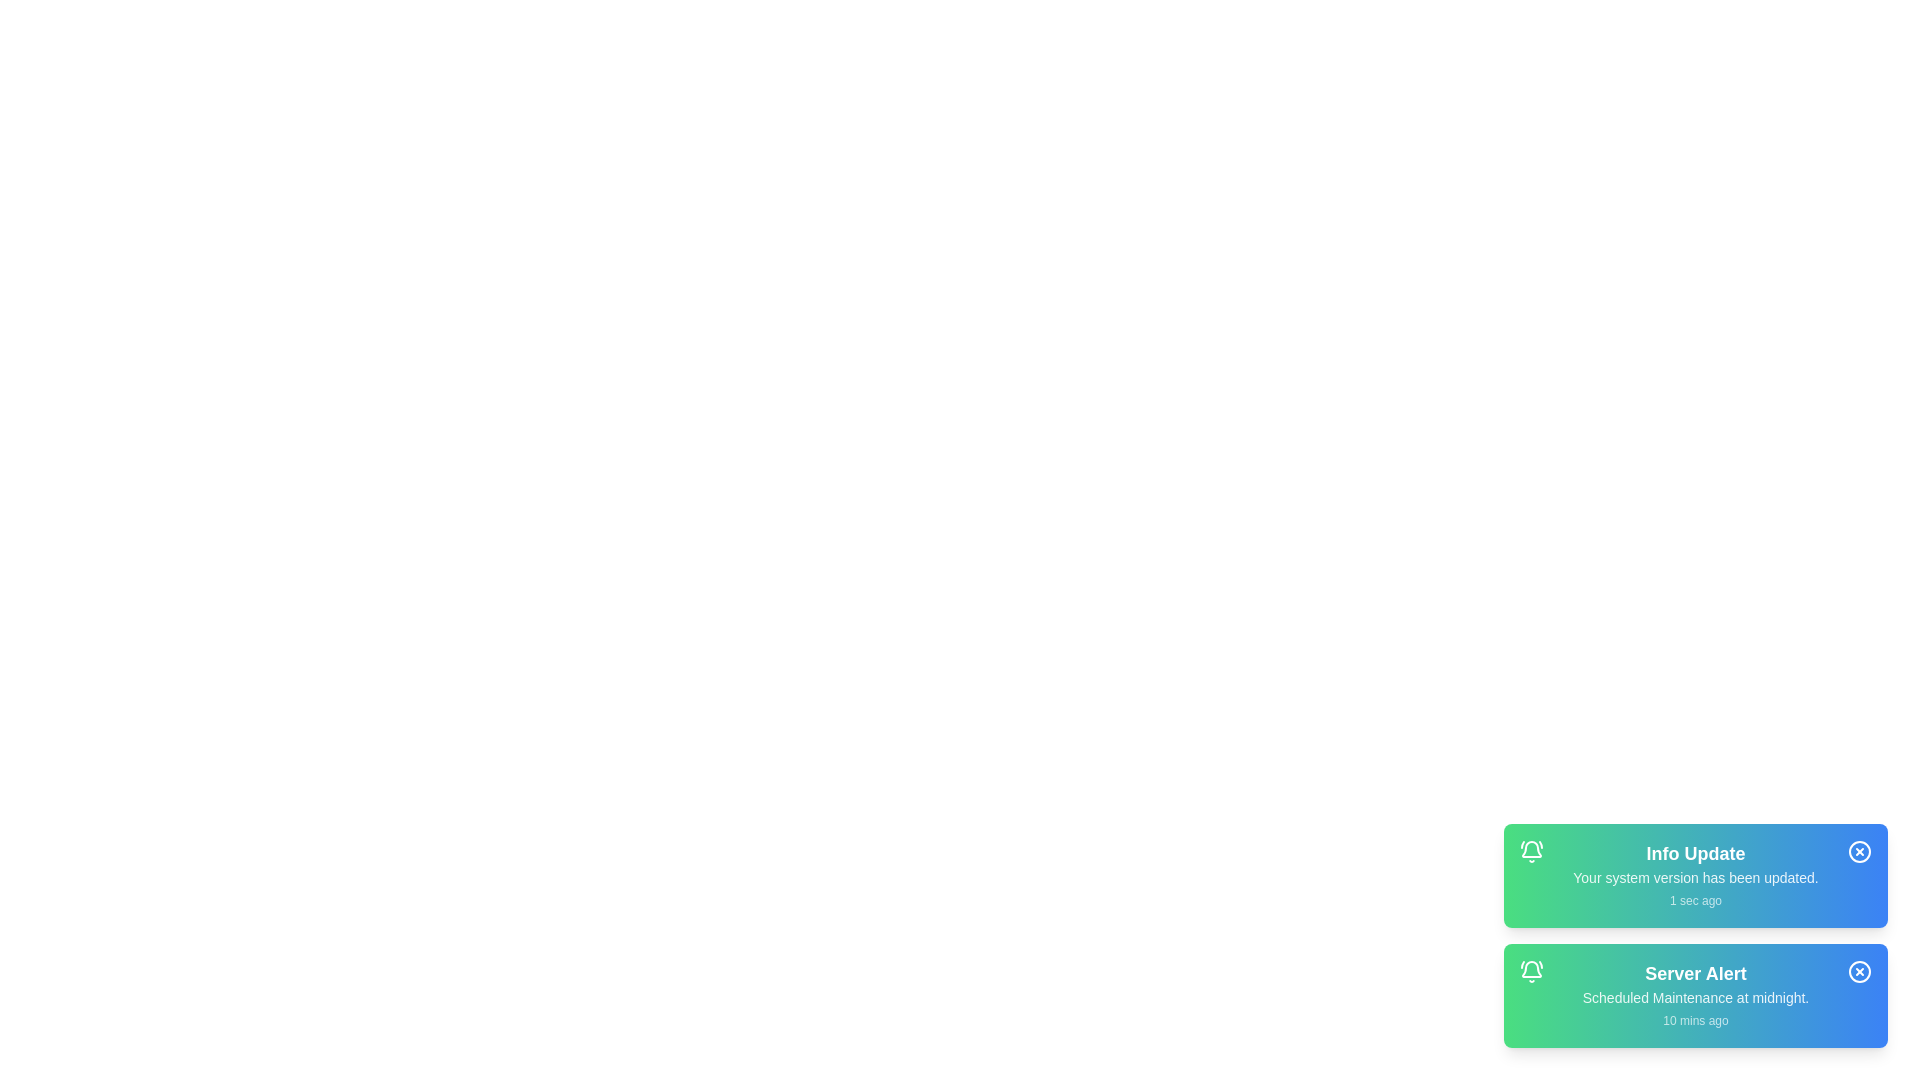 This screenshot has height=1080, width=1920. I want to click on close button of the notification with title Info Update, so click(1859, 852).